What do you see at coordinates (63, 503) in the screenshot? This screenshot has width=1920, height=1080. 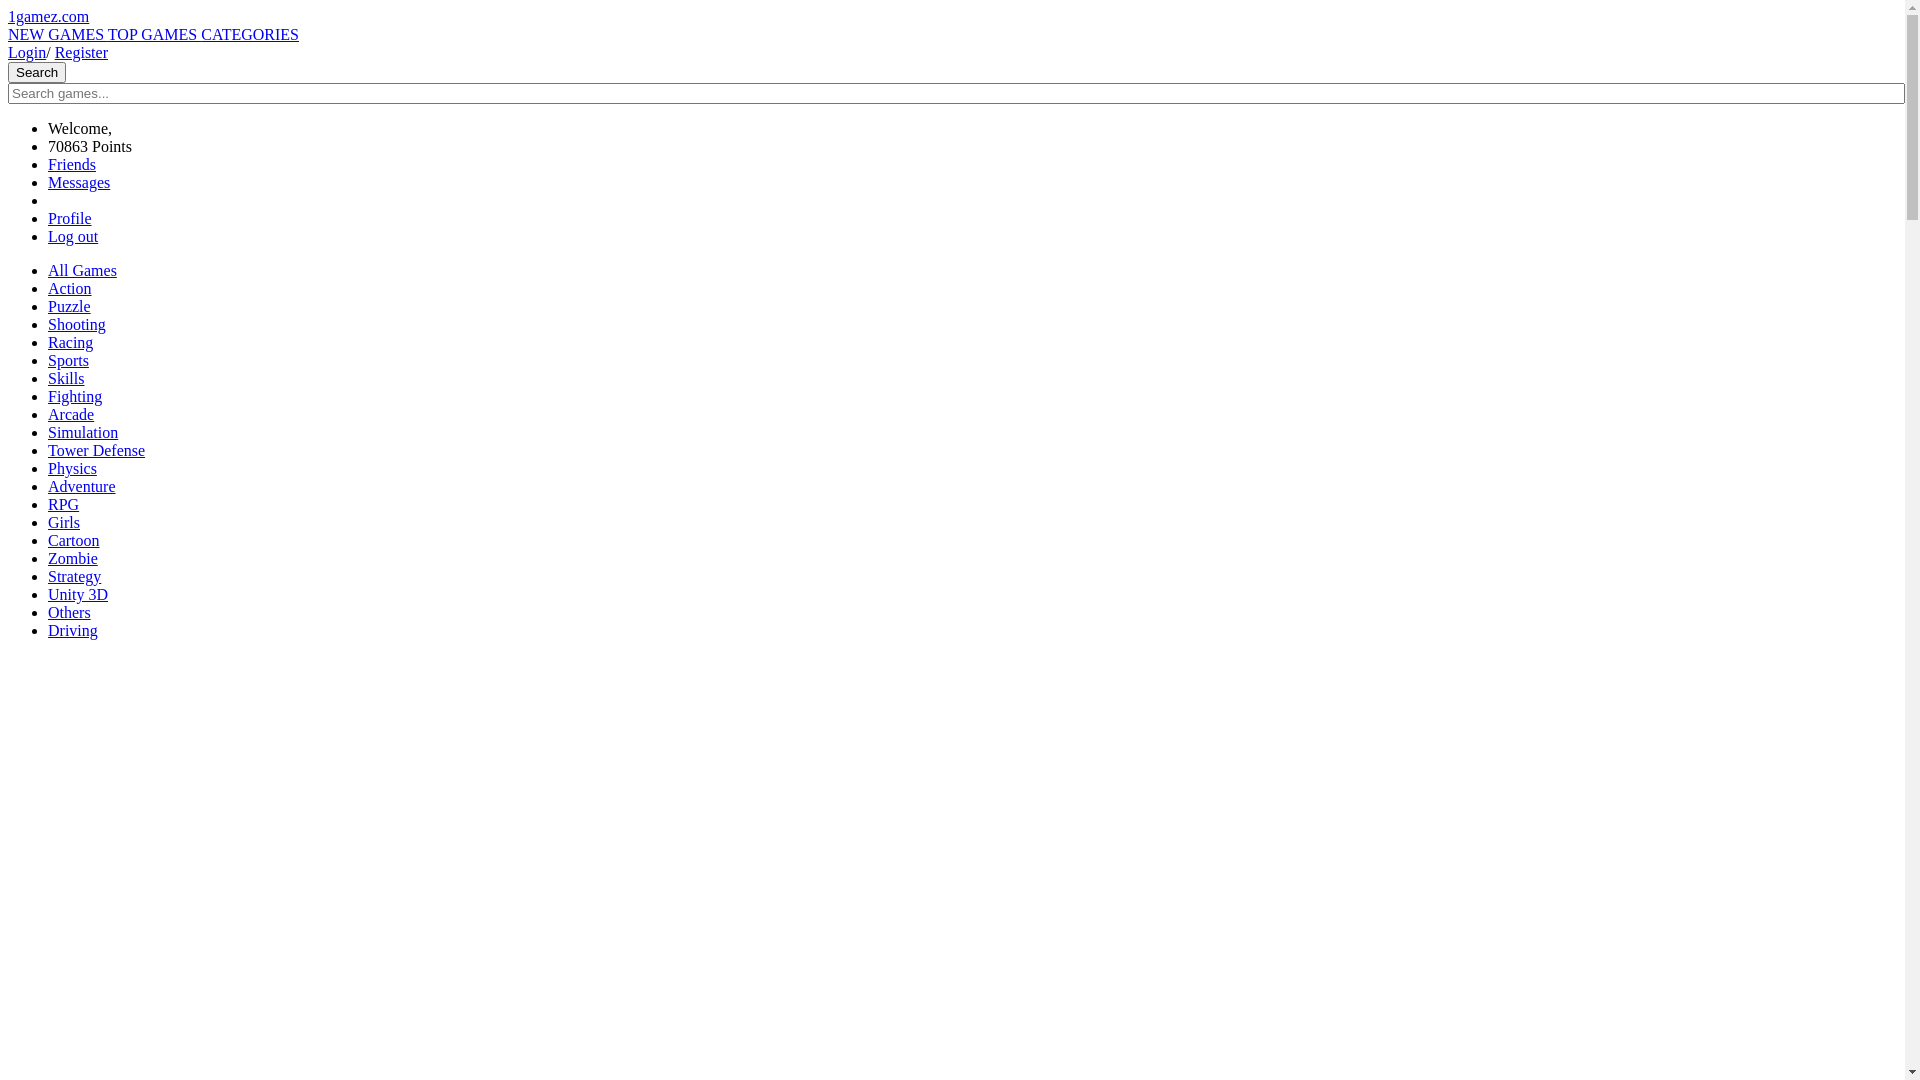 I see `'RPG'` at bounding box center [63, 503].